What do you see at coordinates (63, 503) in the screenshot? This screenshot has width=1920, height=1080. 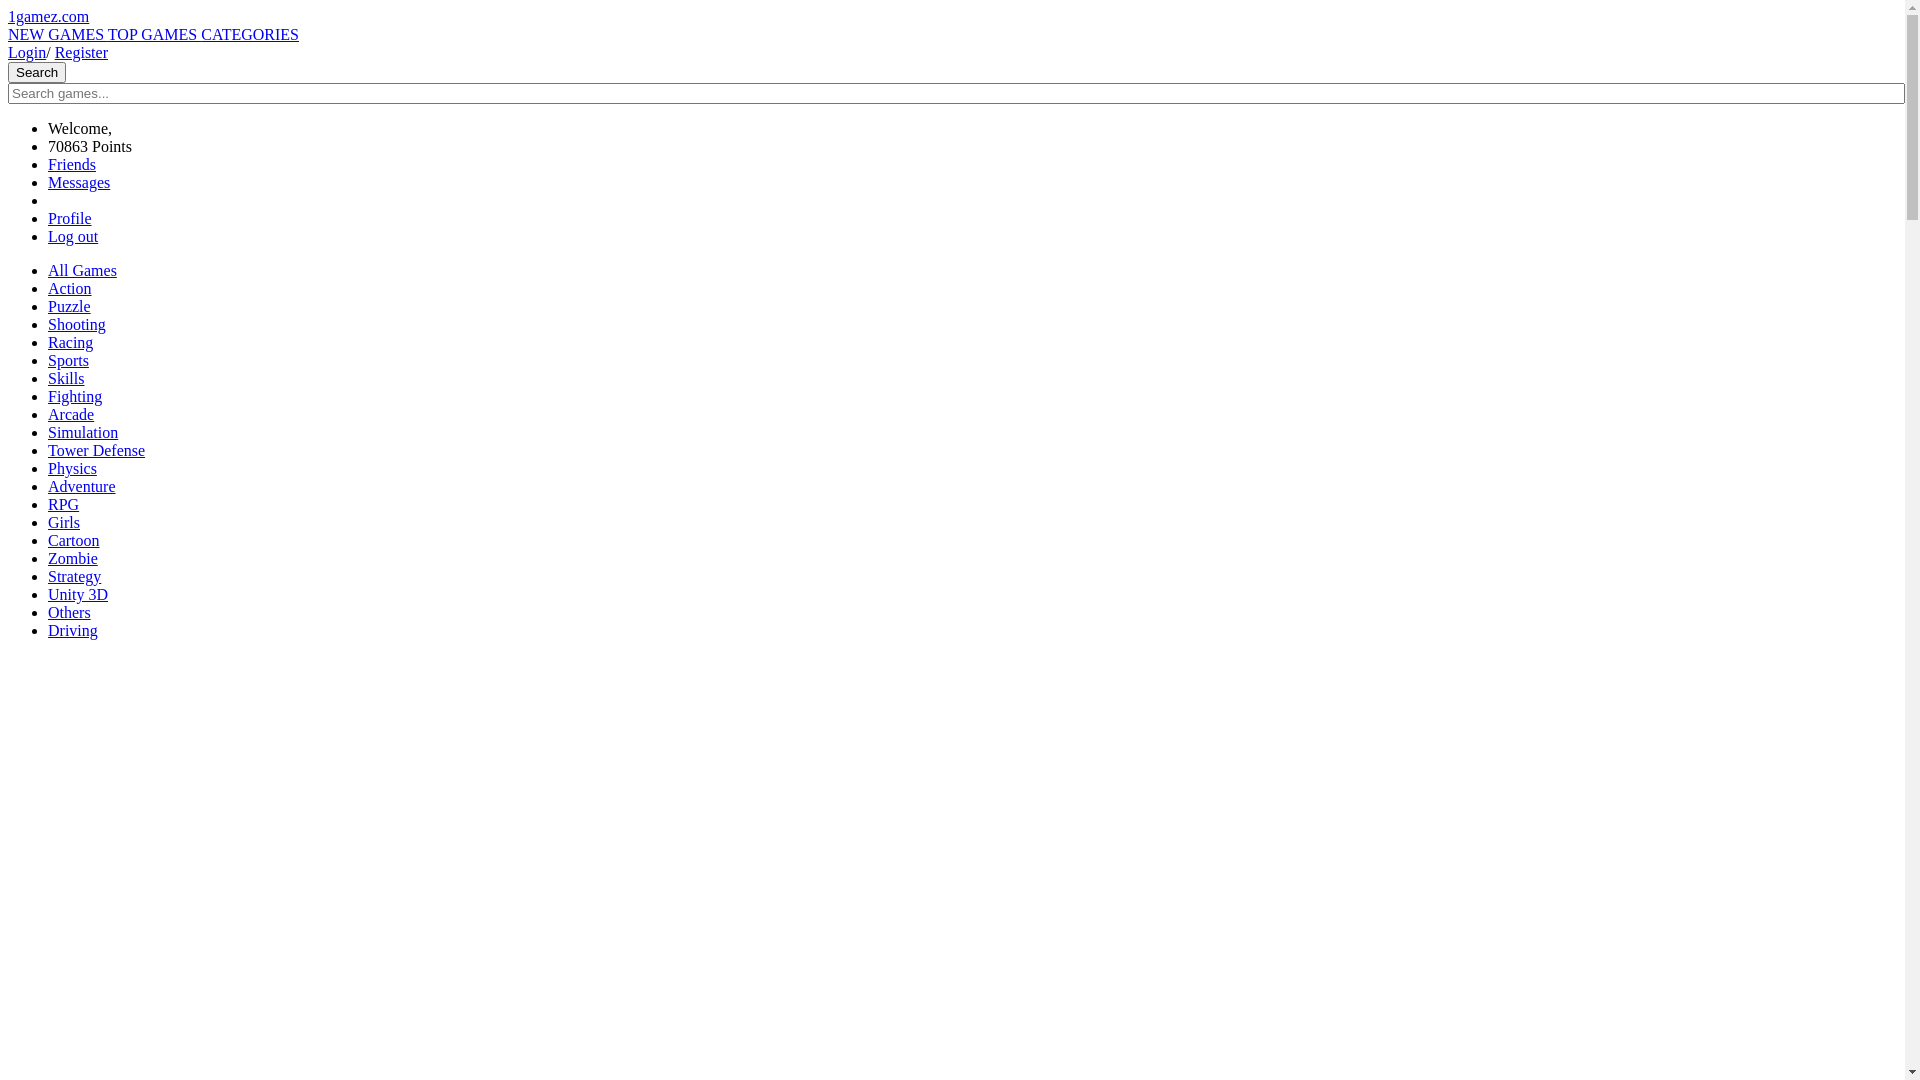 I see `'RPG'` at bounding box center [63, 503].